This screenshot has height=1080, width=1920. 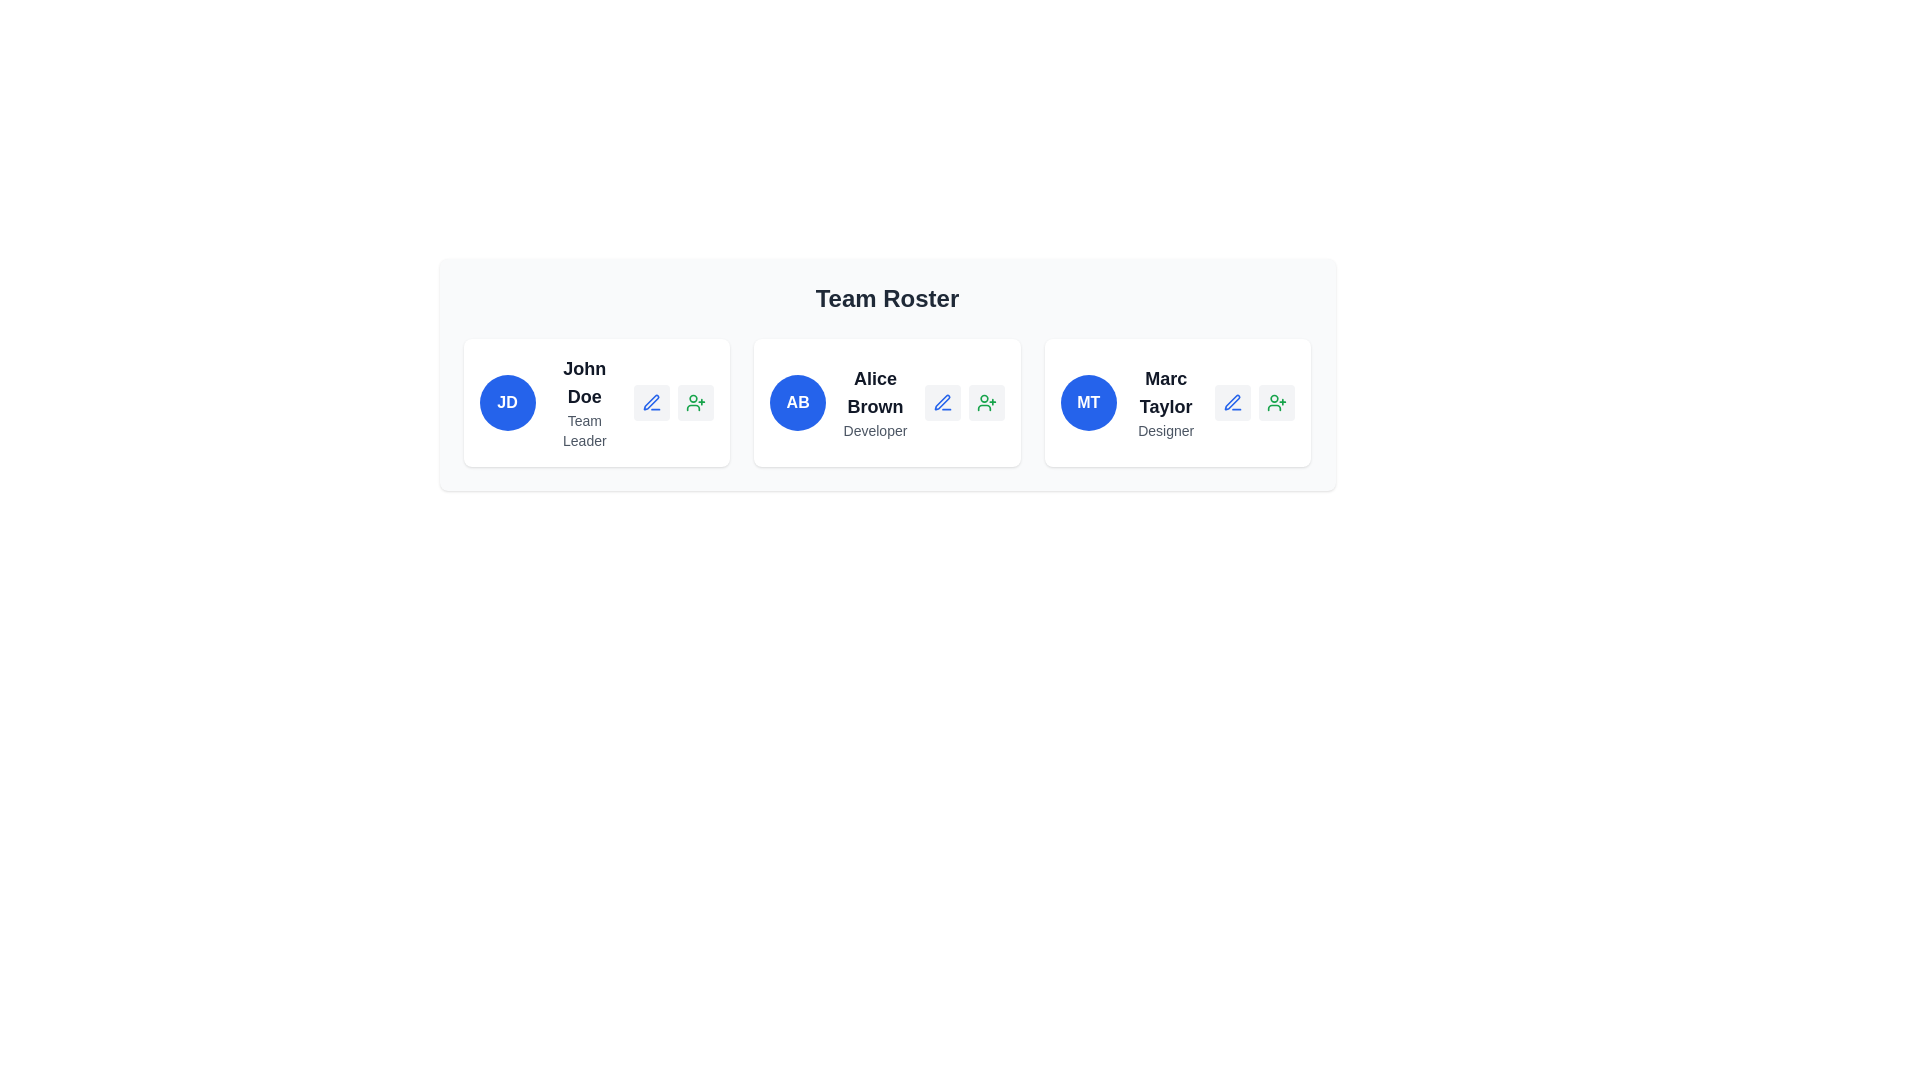 What do you see at coordinates (986, 402) in the screenshot?
I see `the outlined icon of a person with a small '+' sign located within the card for 'Alice Brown'` at bounding box center [986, 402].